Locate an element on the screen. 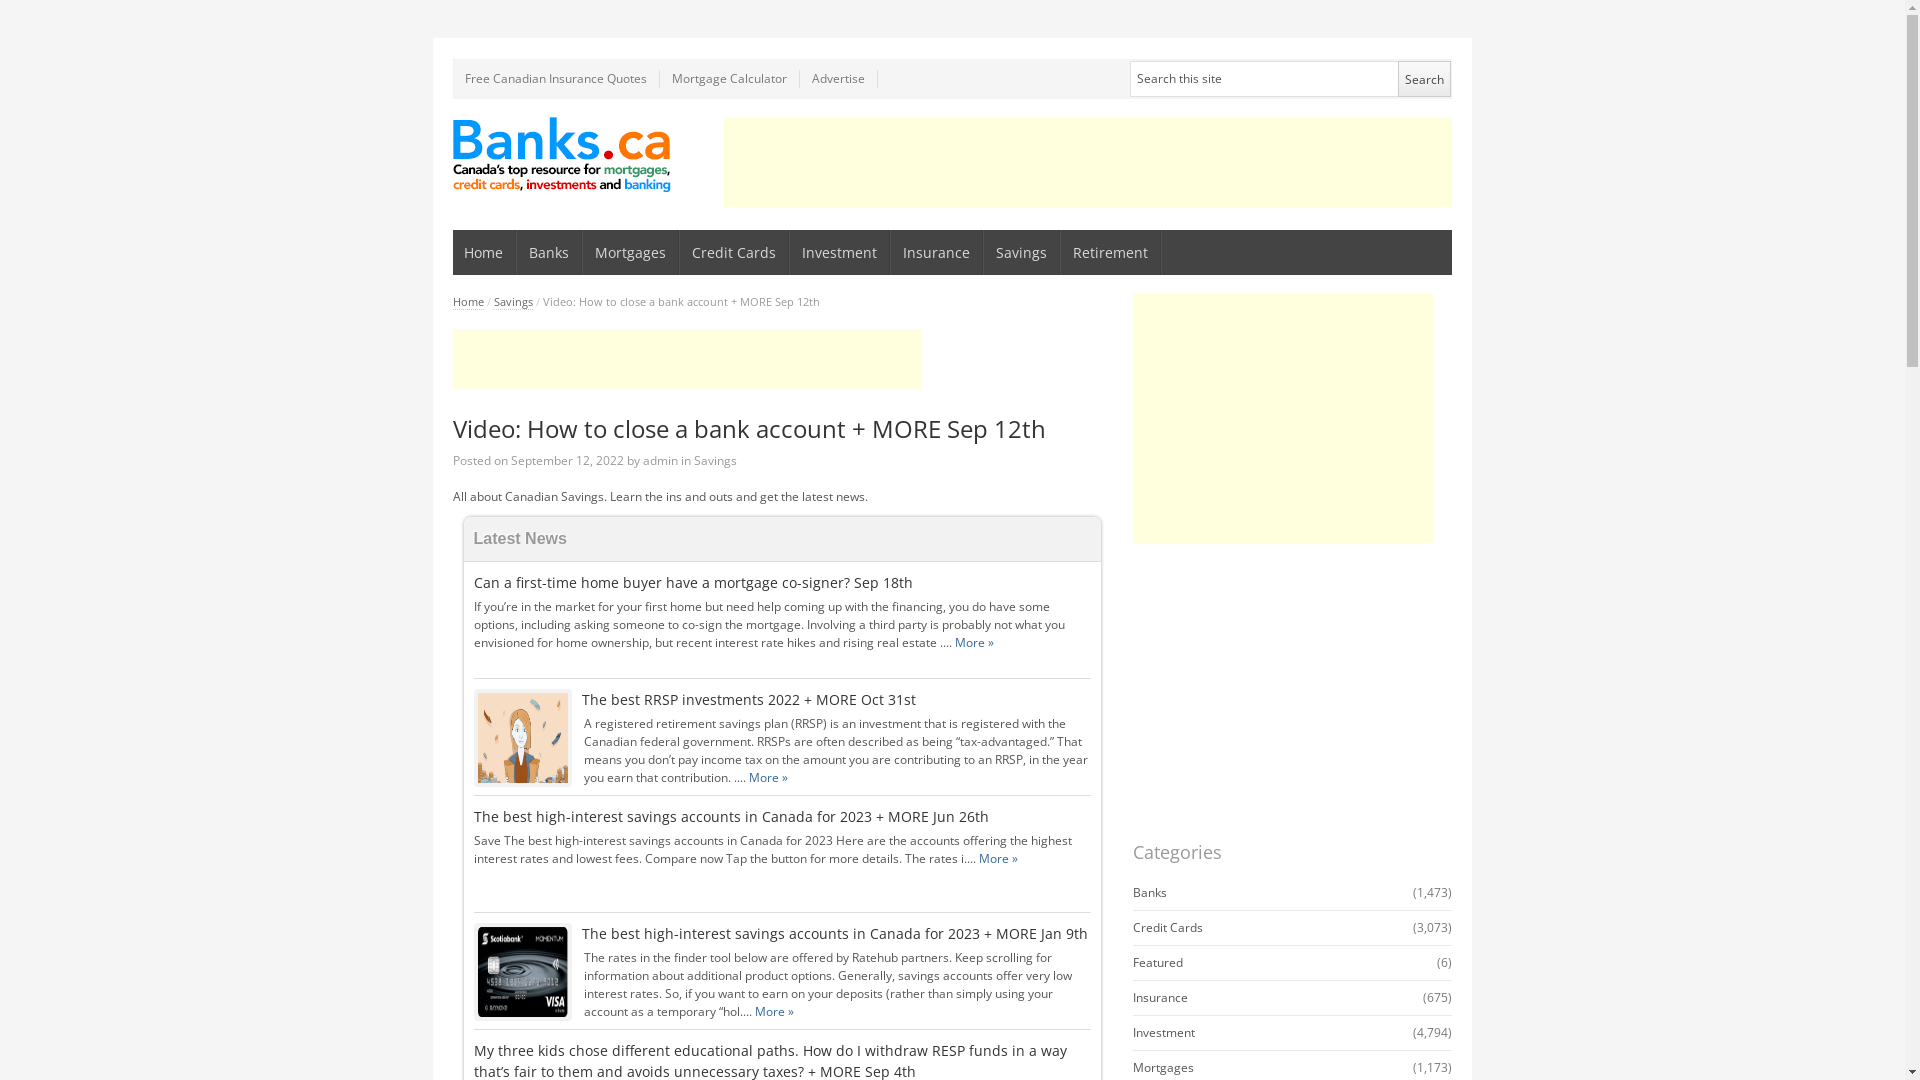 The width and height of the screenshot is (1920, 1080). 'Banks in Canada' is located at coordinates (560, 153).